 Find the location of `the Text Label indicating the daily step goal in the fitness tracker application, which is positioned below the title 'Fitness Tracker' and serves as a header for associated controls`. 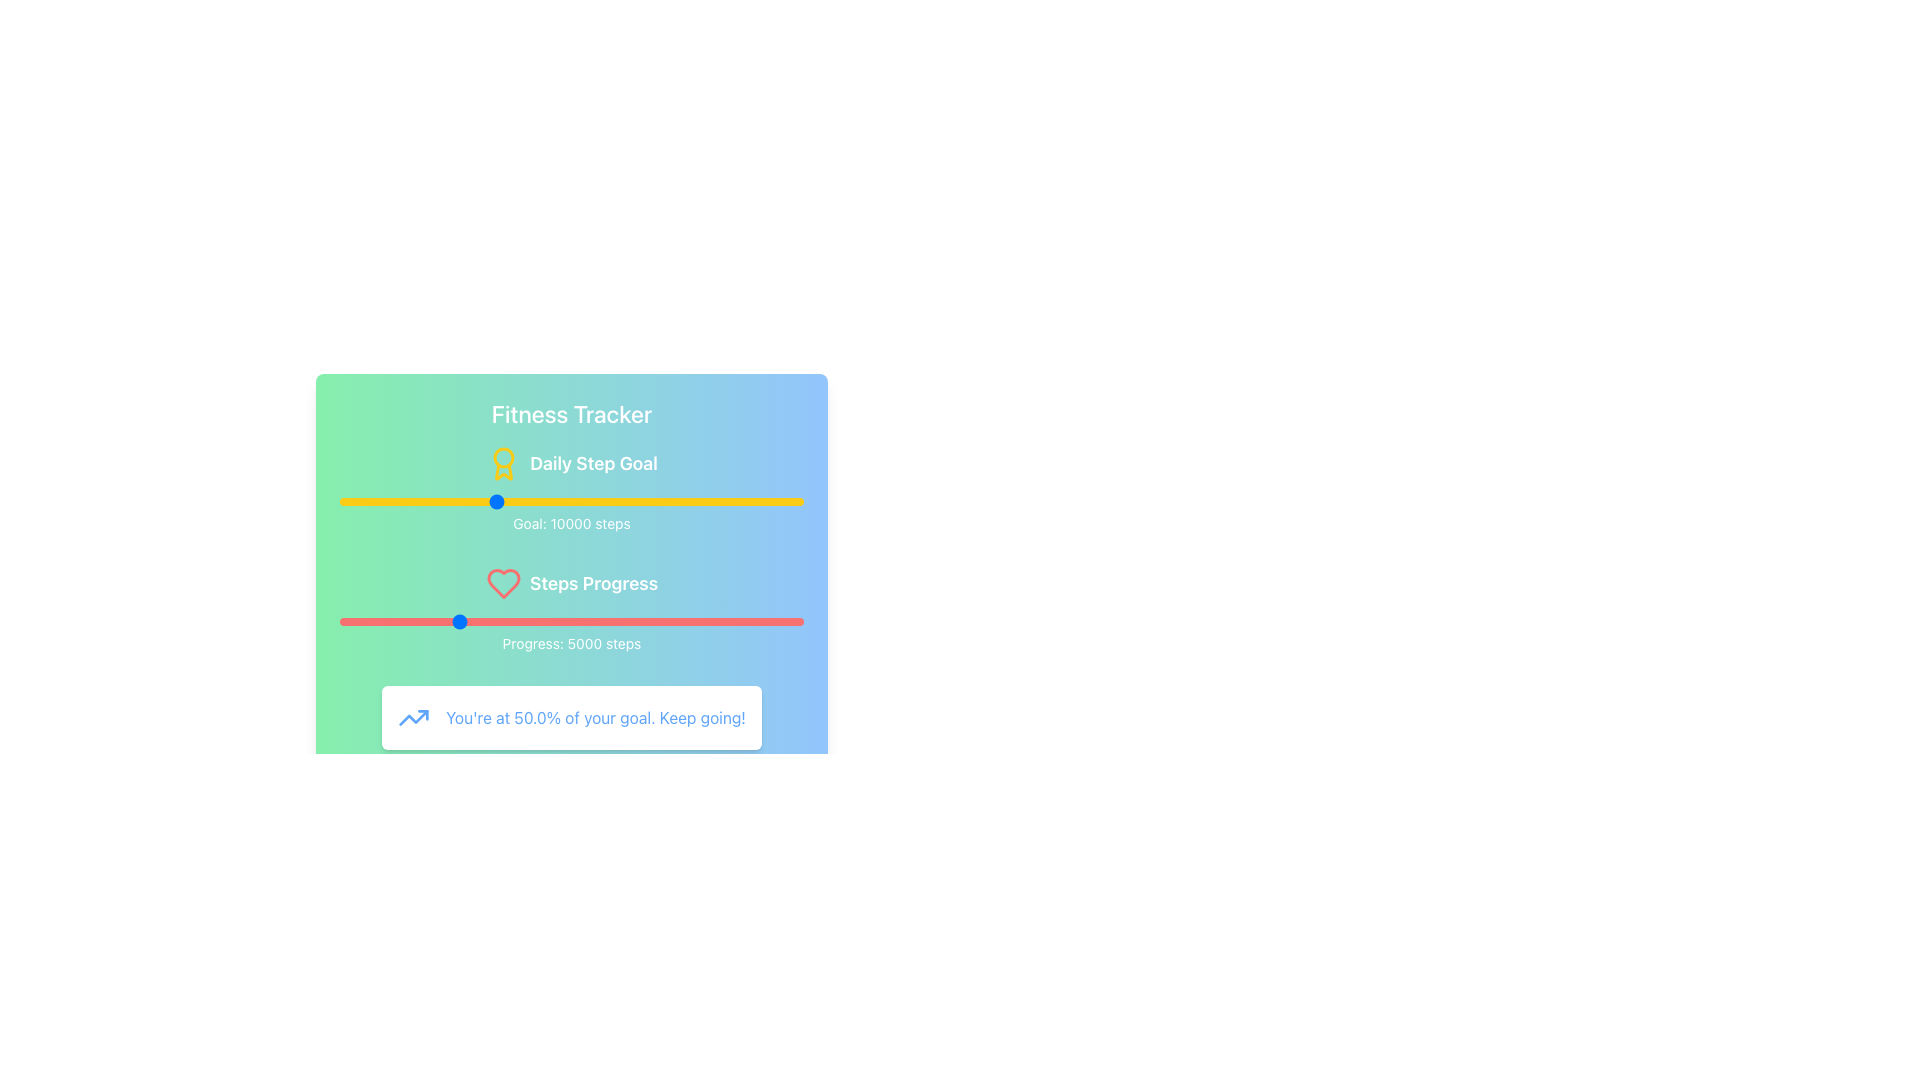

the Text Label indicating the daily step goal in the fitness tracker application, which is positioned below the title 'Fitness Tracker' and serves as a header for associated controls is located at coordinates (570, 463).